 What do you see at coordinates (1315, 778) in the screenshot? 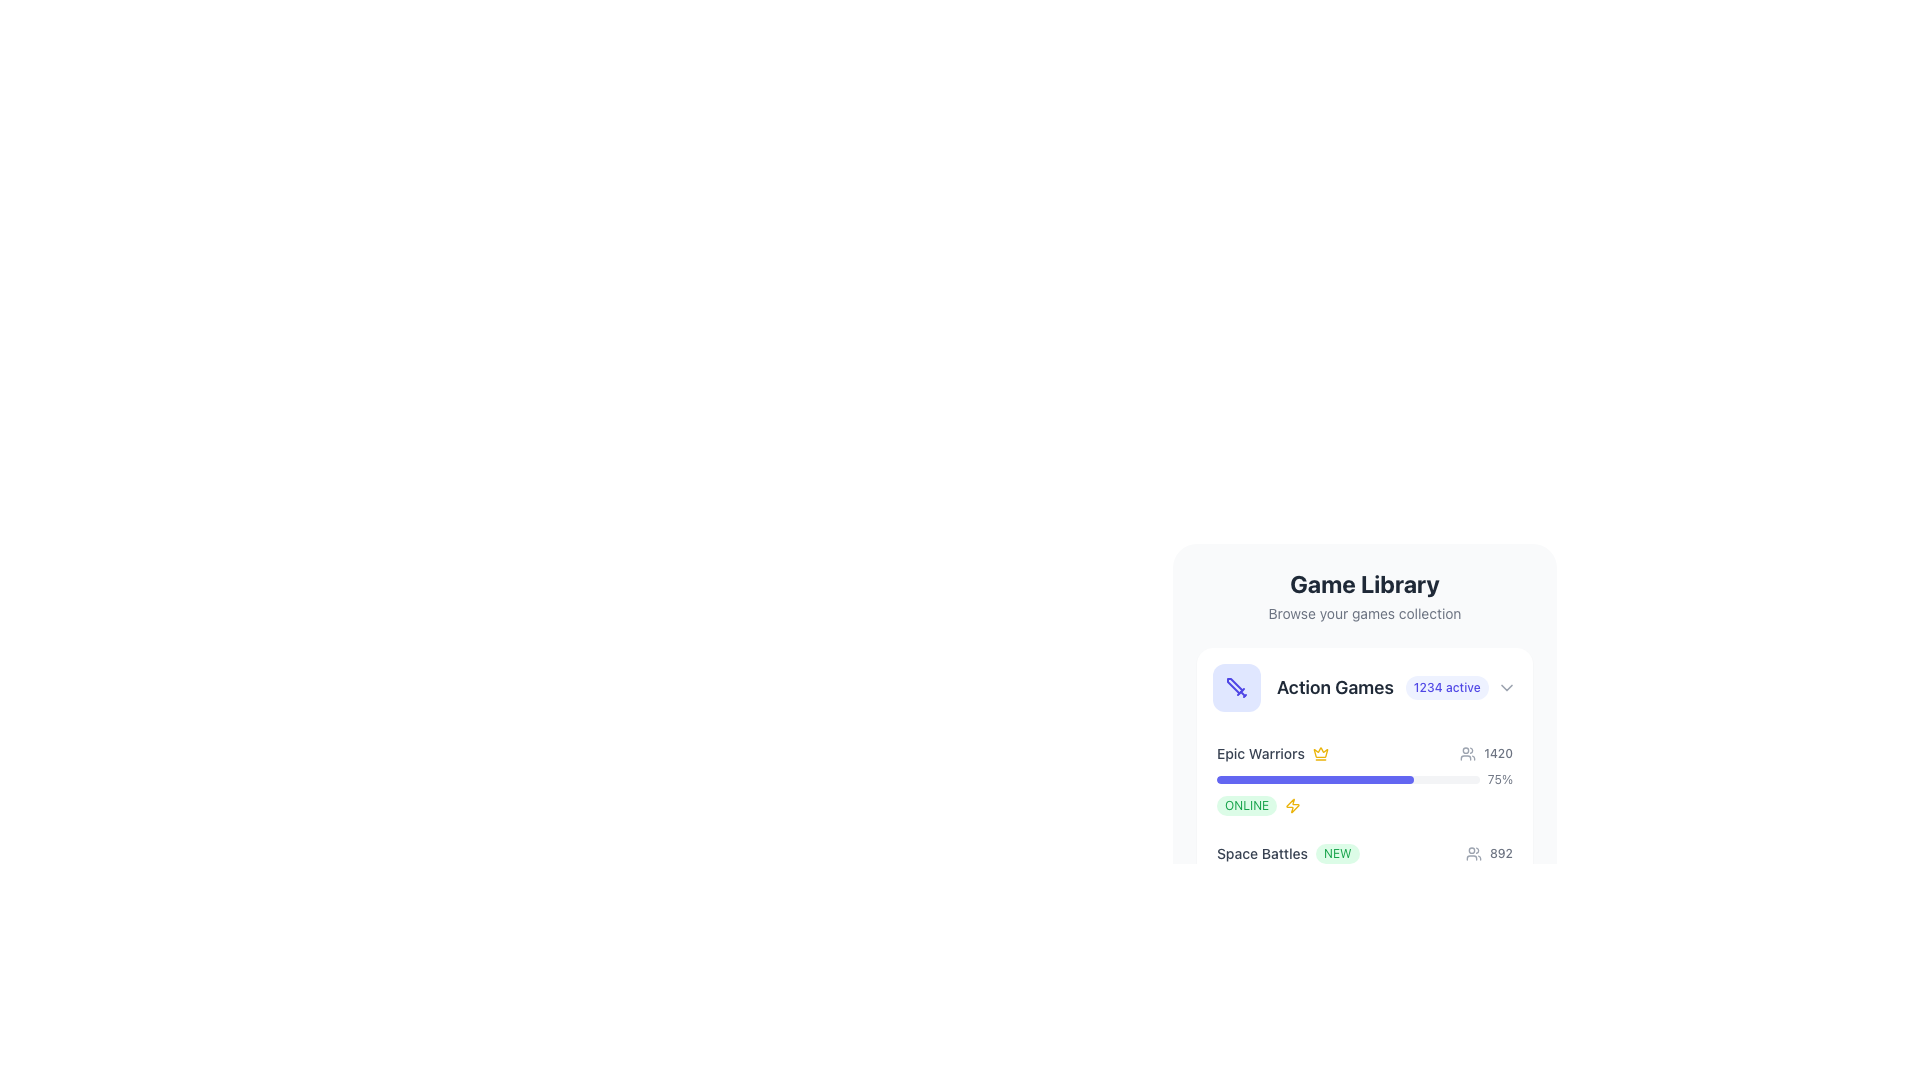
I see `the horizontal, rectangular progress bar with indigo background that indicates a percentage of completion, positioned below the text 'Epic Warriors' and aligned with the numerical indicator '75%'` at bounding box center [1315, 778].